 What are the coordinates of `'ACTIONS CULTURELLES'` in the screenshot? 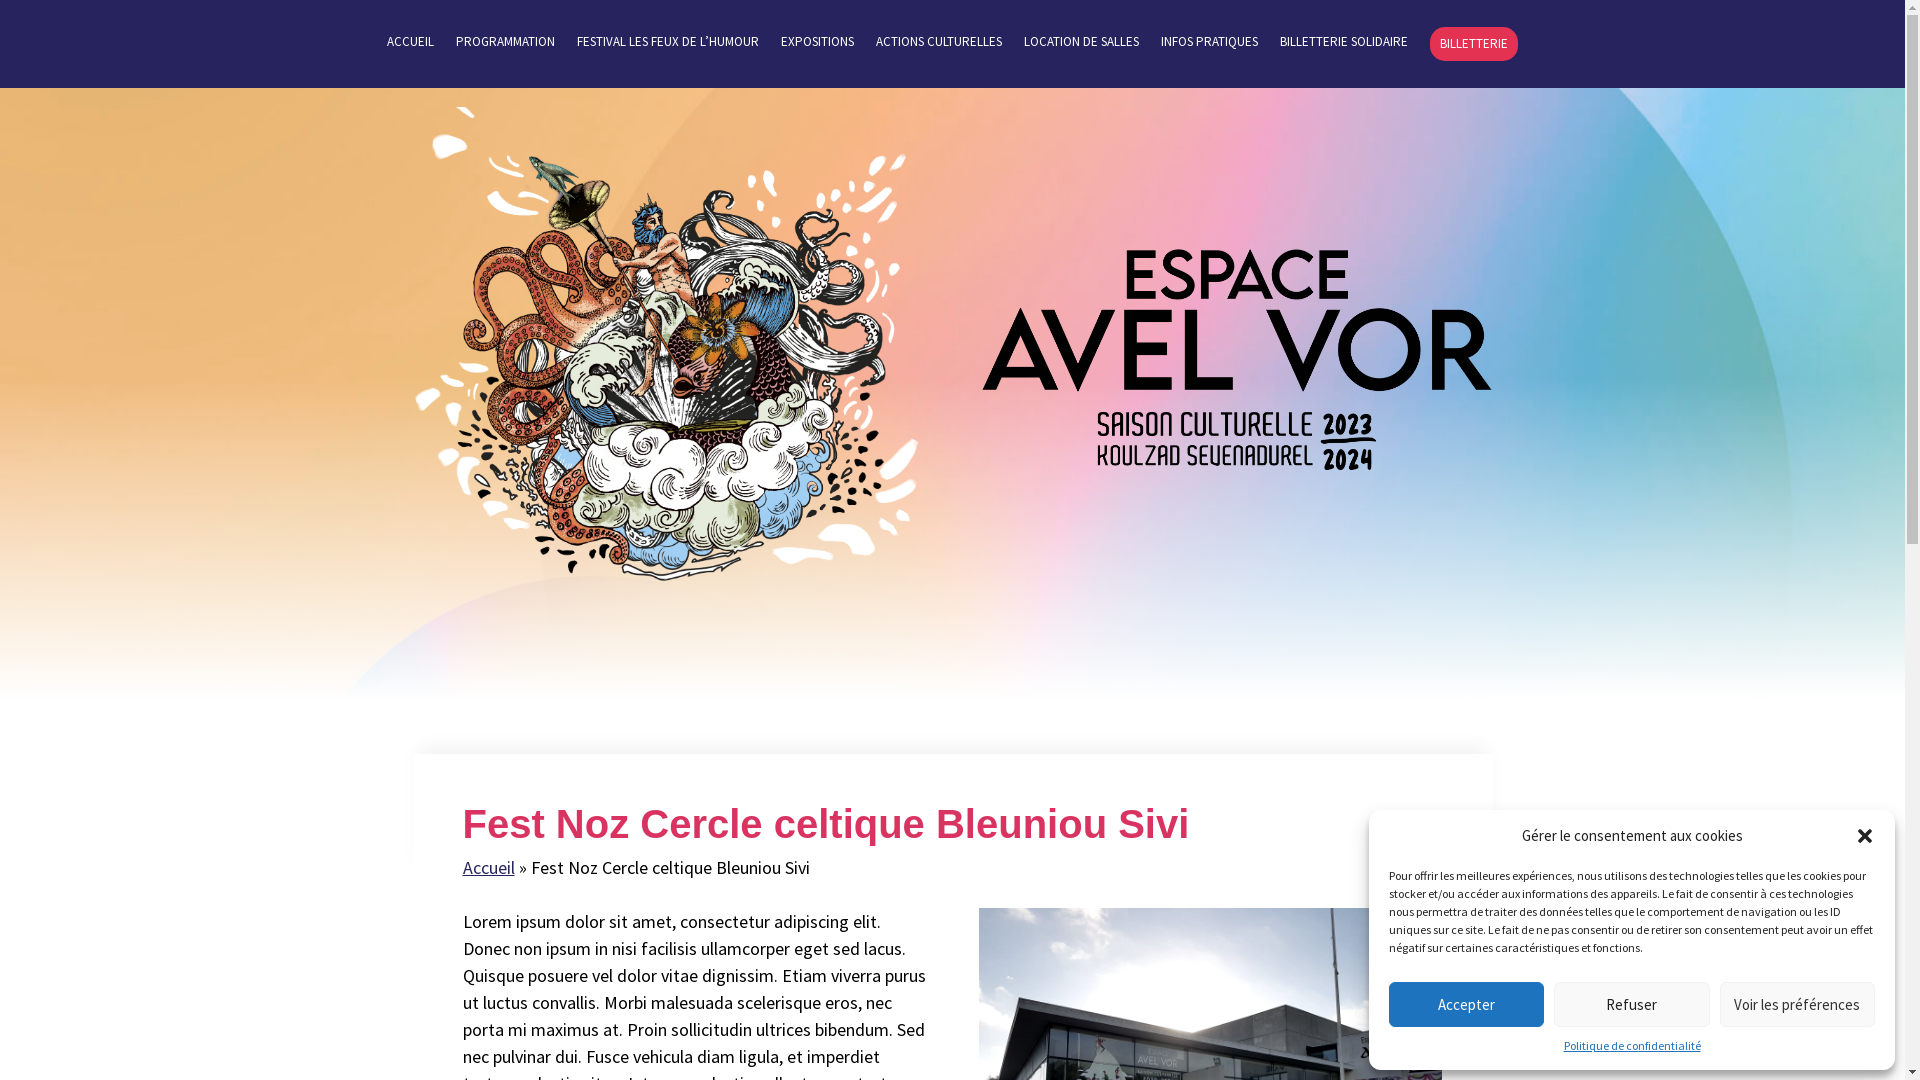 It's located at (938, 46).